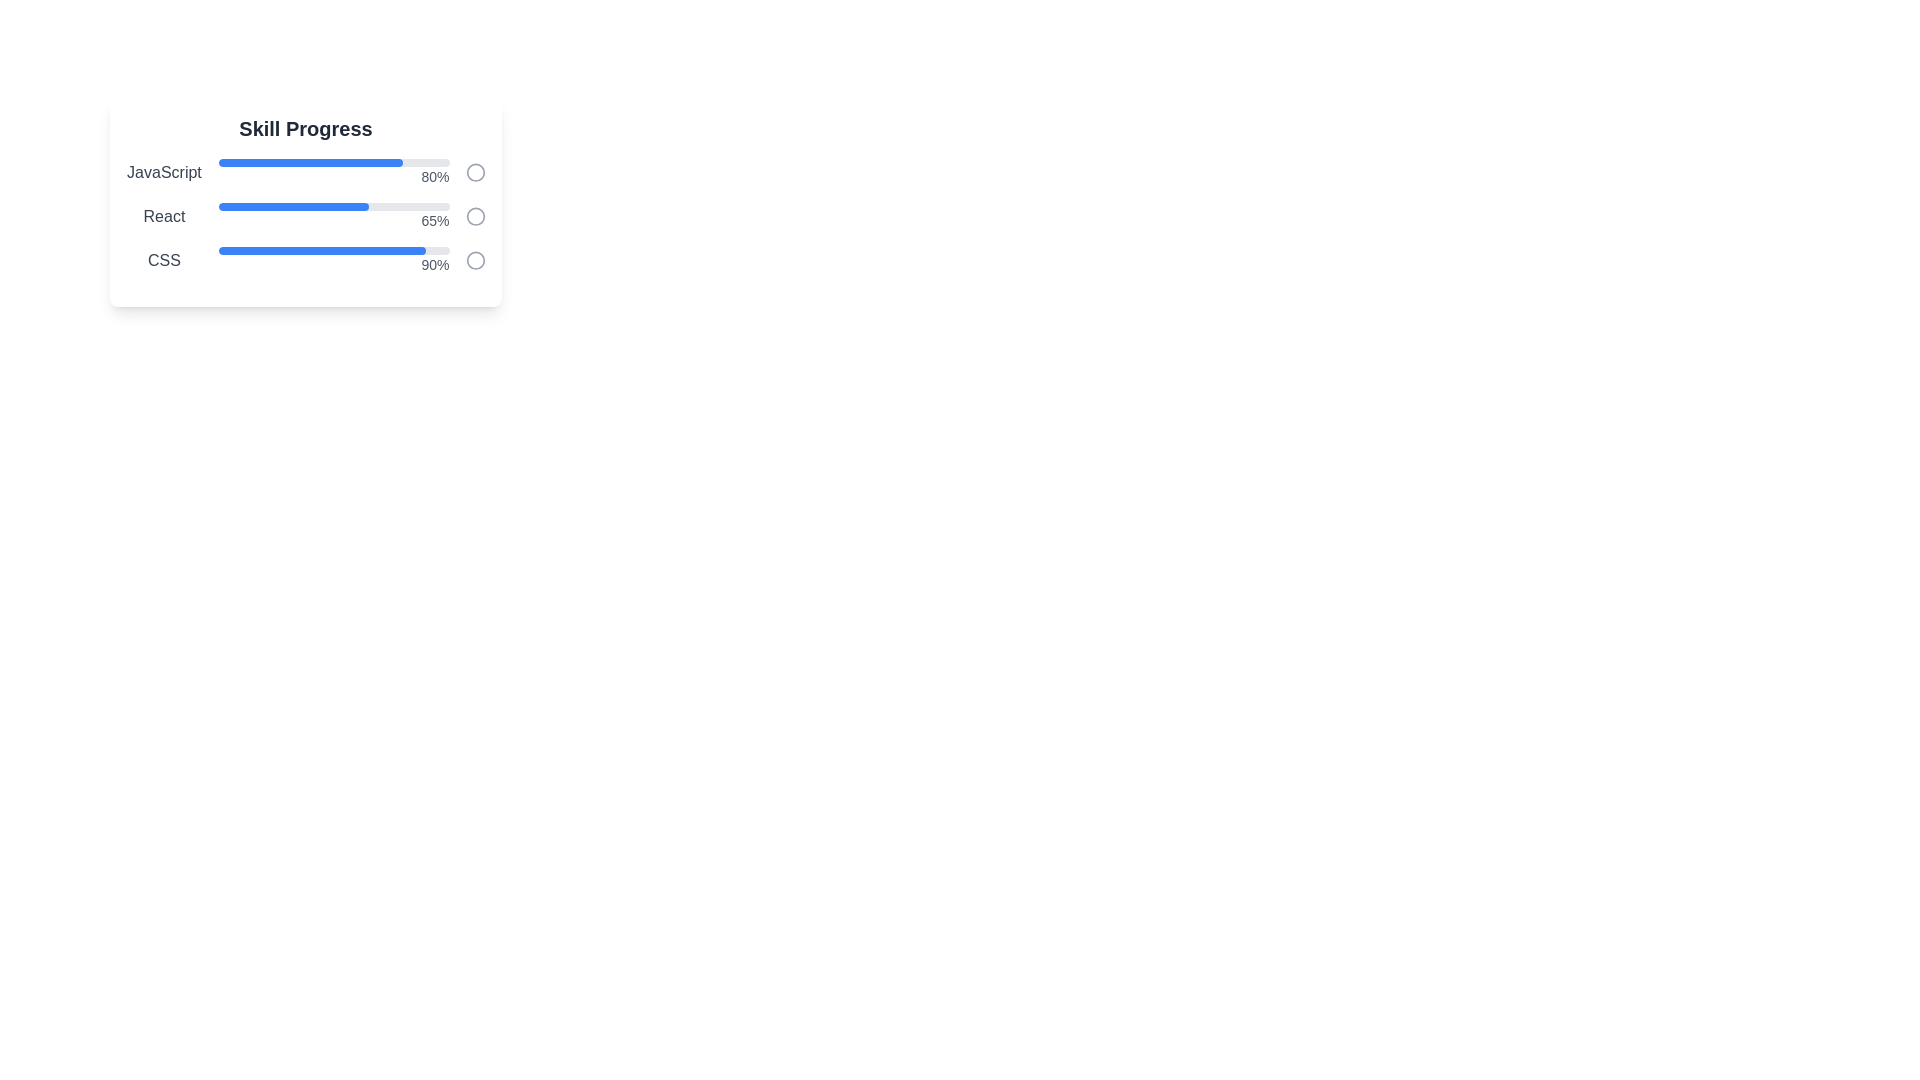  I want to click on the first progress bar representing 80% completion of the 'JavaScript' skill, located between the 'JavaScript' label and the '80%' text, so click(334, 161).